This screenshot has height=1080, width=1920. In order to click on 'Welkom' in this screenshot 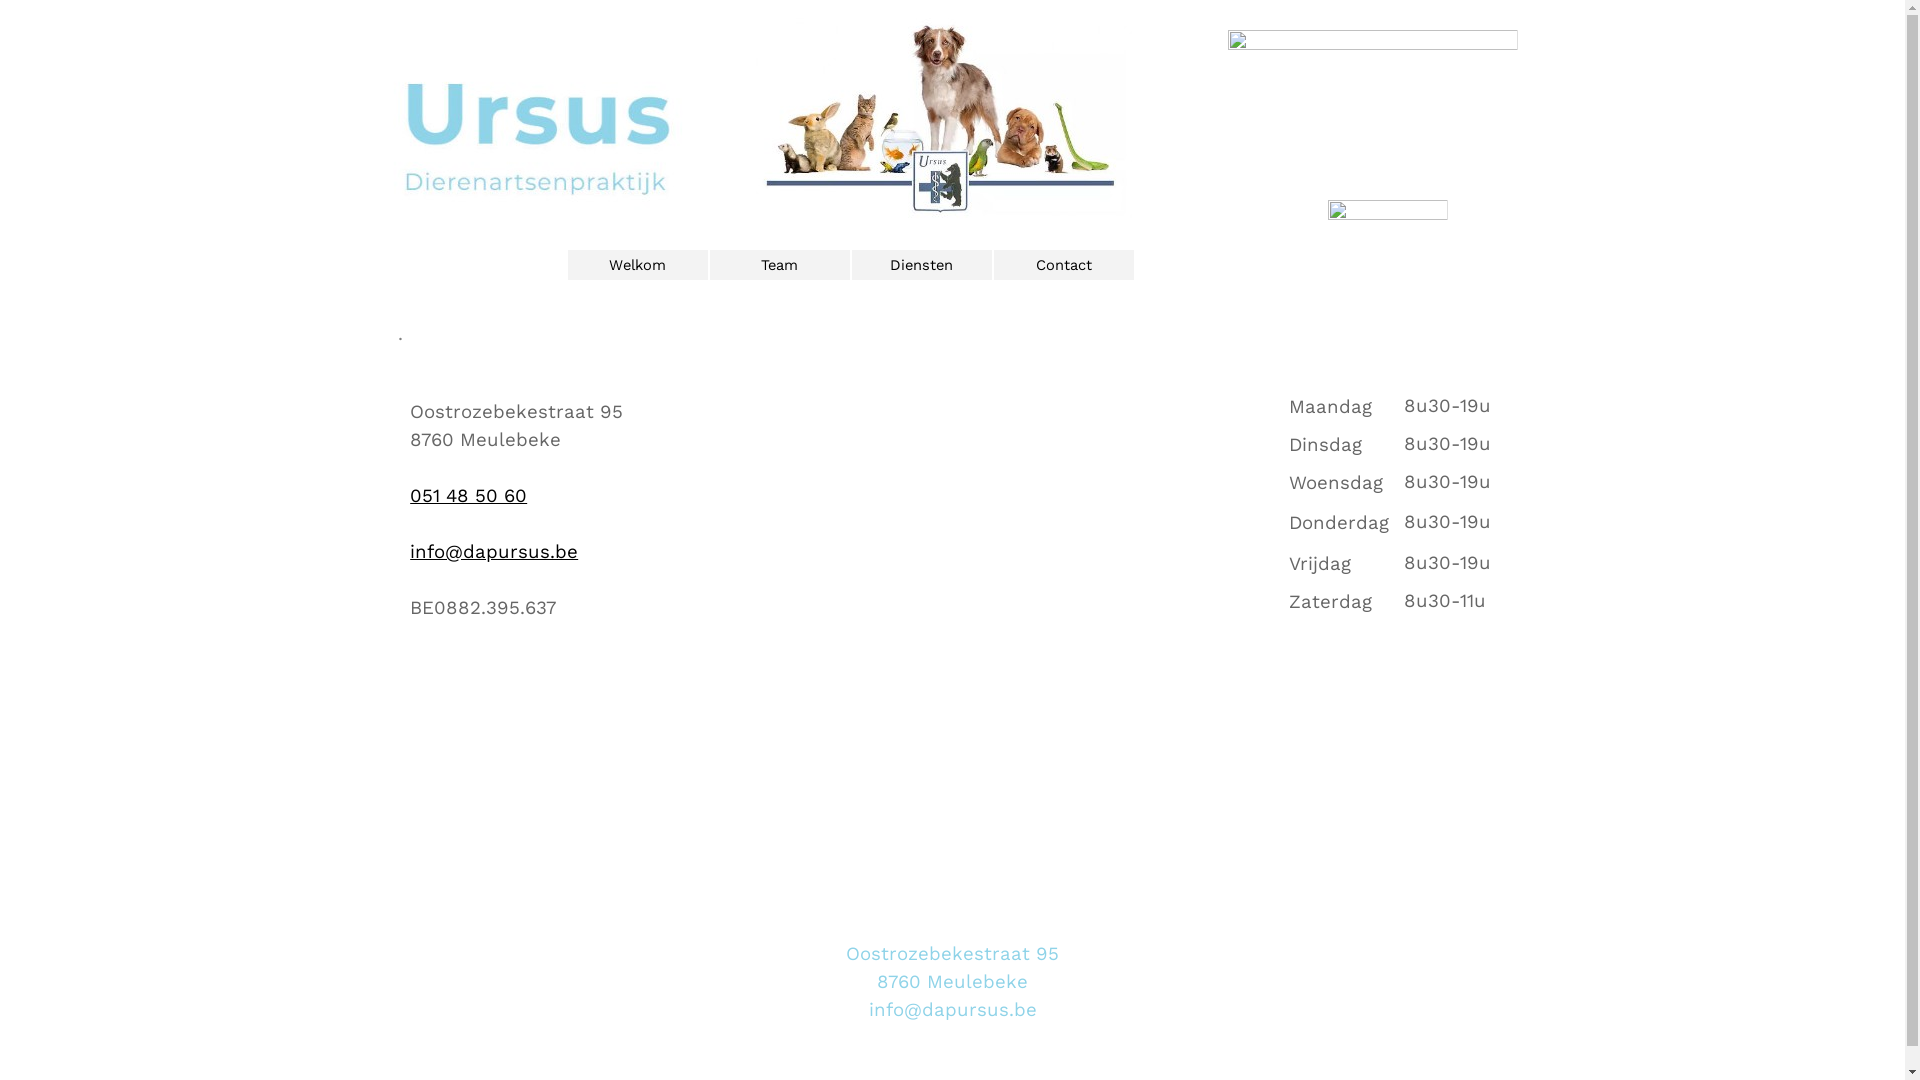, I will do `click(636, 264)`.